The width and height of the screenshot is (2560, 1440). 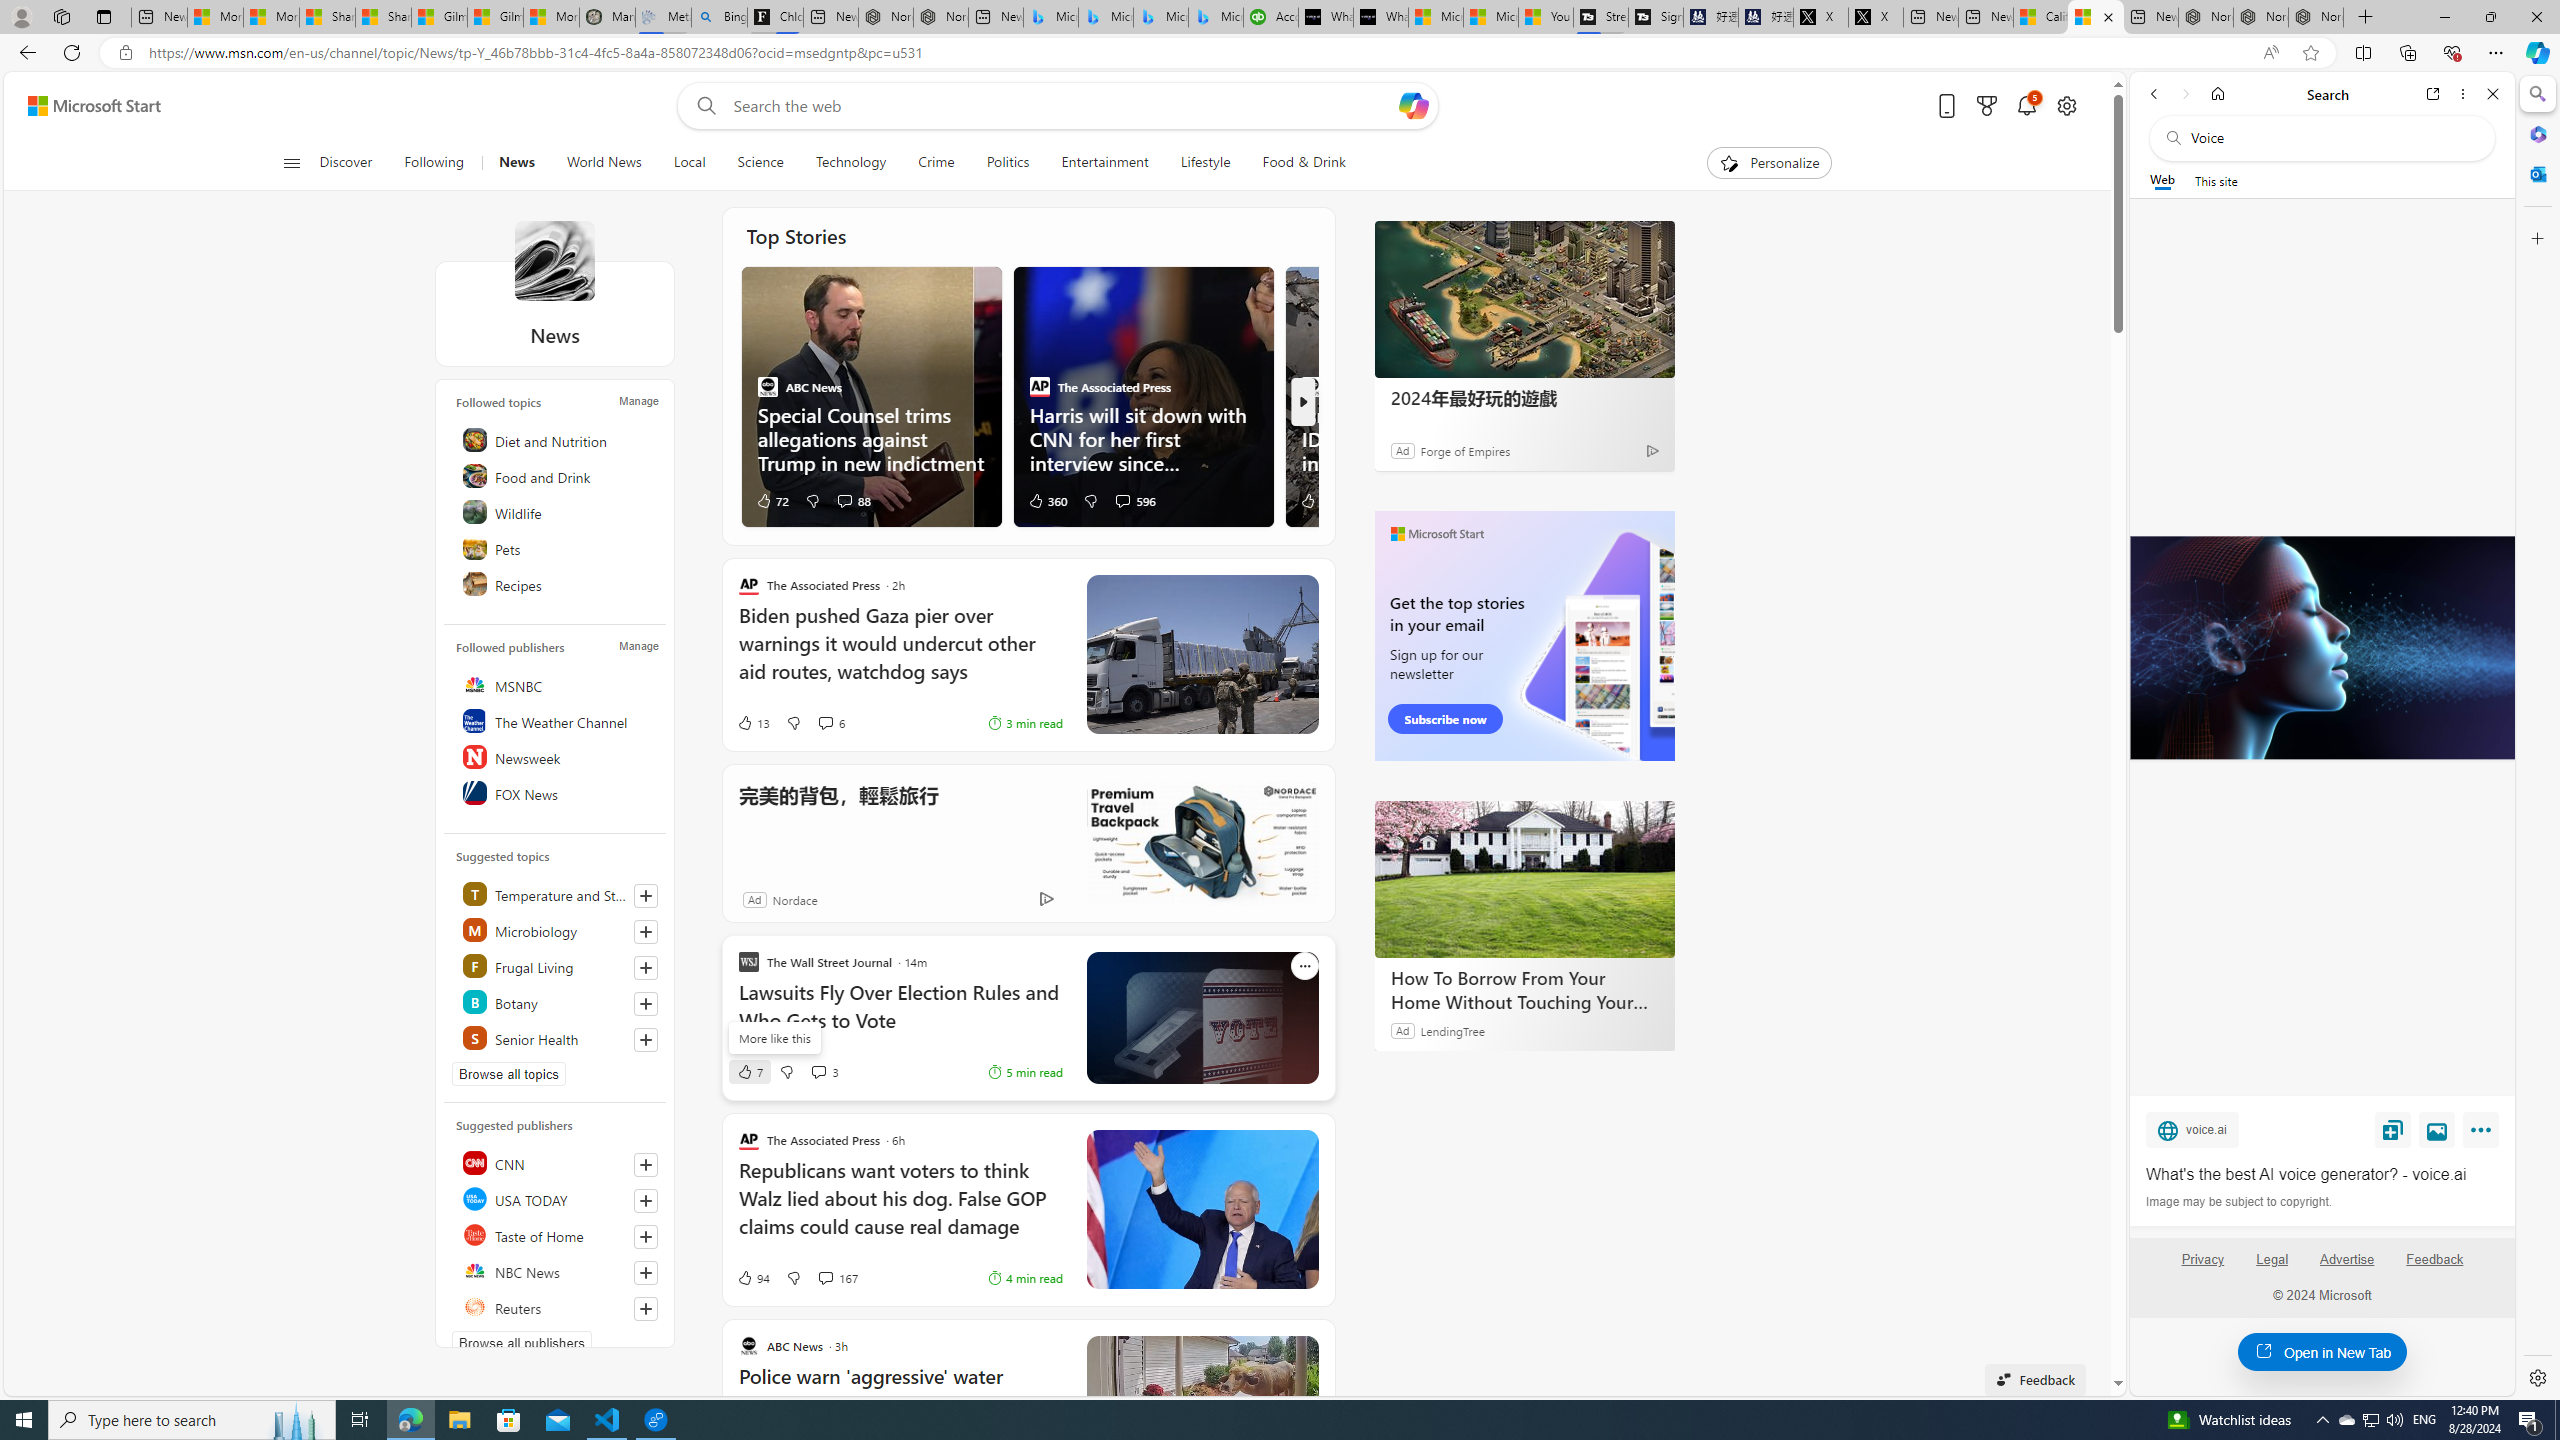 I want to click on 'View image', so click(x=2437, y=1129).